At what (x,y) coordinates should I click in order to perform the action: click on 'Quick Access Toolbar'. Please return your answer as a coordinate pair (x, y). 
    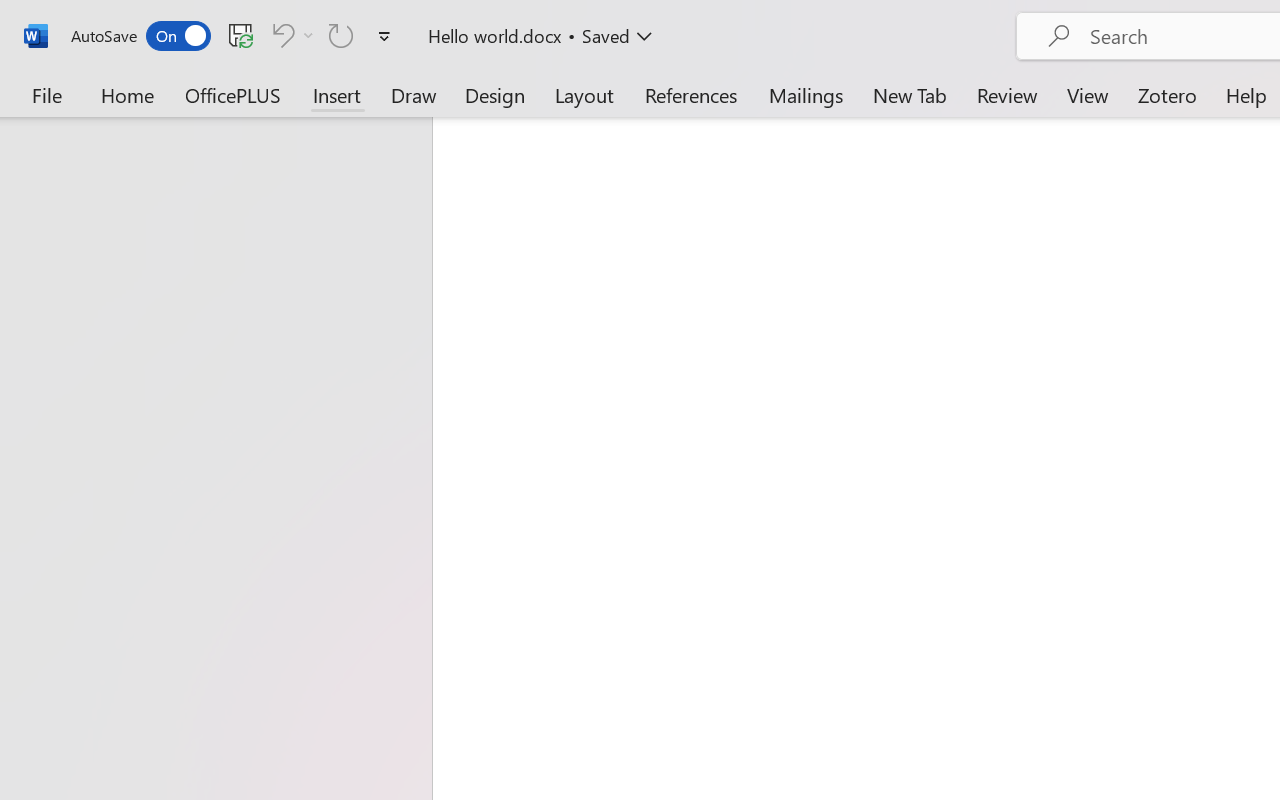
    Looking at the image, I should click on (234, 35).